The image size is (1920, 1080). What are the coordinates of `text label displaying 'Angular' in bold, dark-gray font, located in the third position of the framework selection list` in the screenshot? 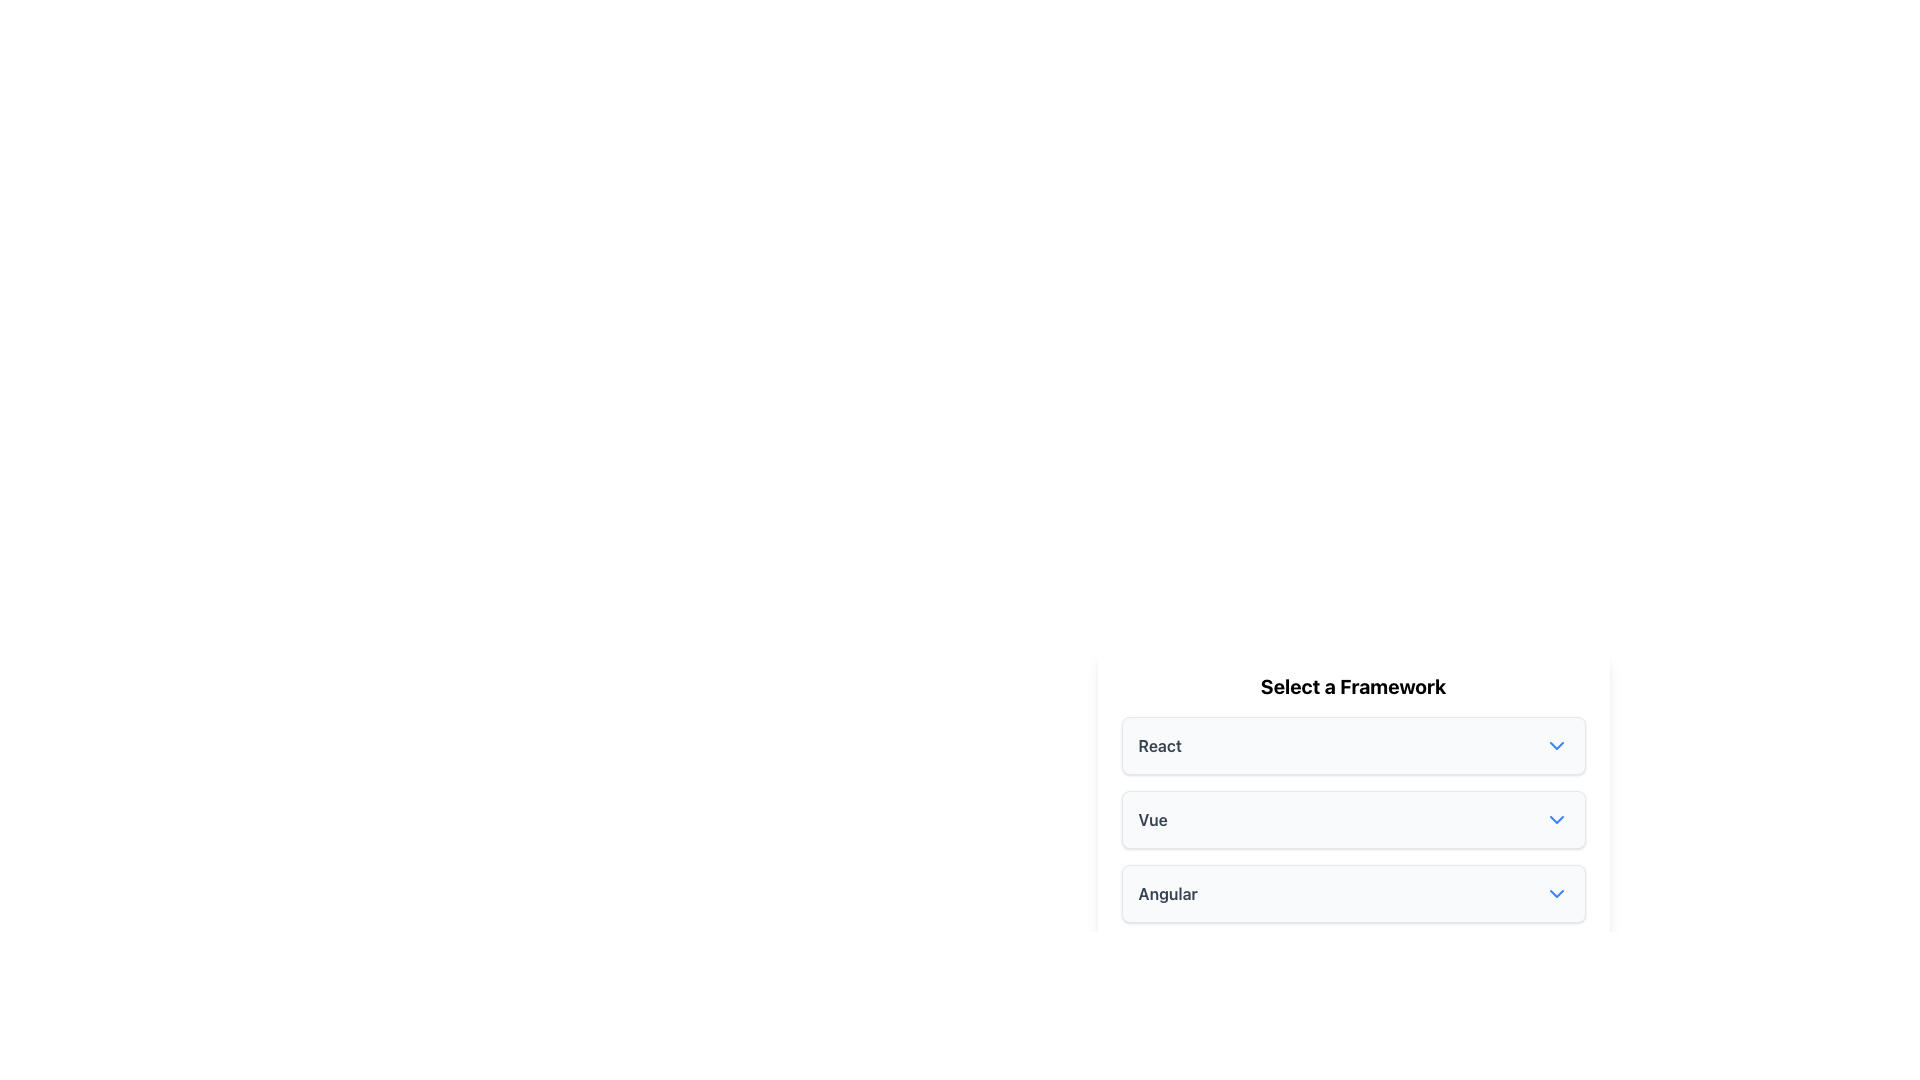 It's located at (1168, 893).